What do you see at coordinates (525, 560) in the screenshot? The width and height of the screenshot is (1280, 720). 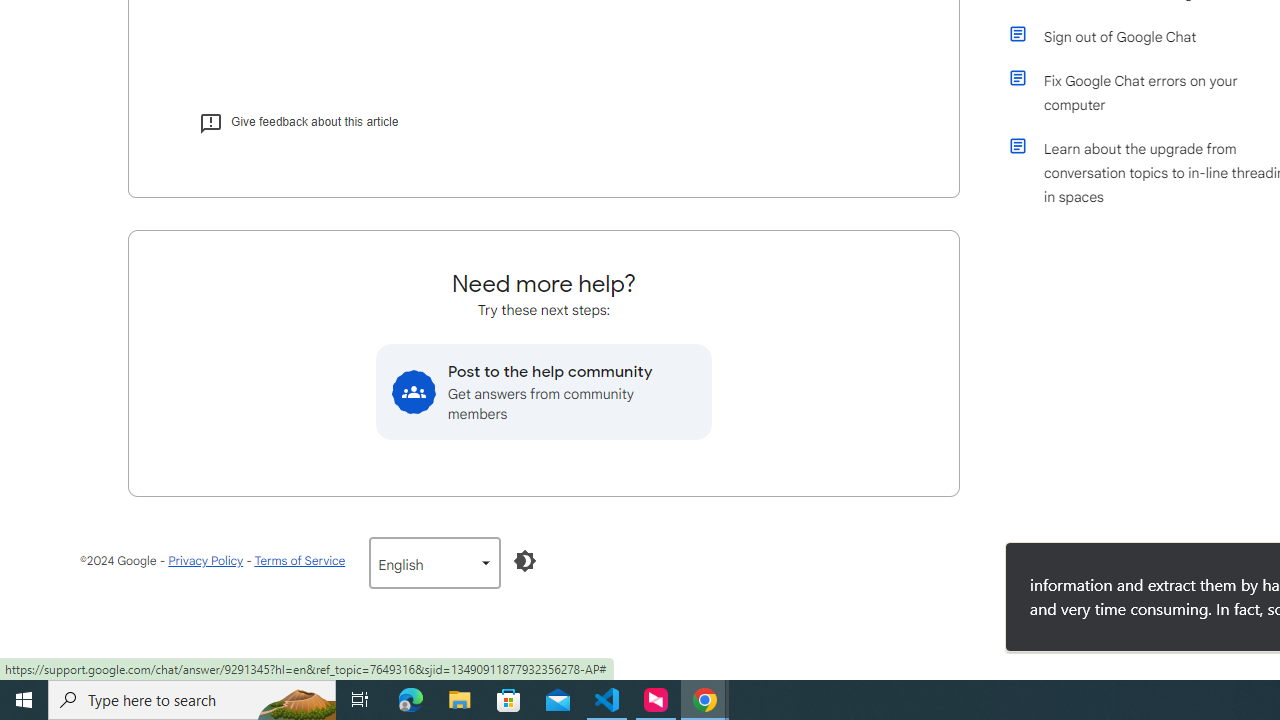 I see `'Enable Dark Mode'` at bounding box center [525, 560].